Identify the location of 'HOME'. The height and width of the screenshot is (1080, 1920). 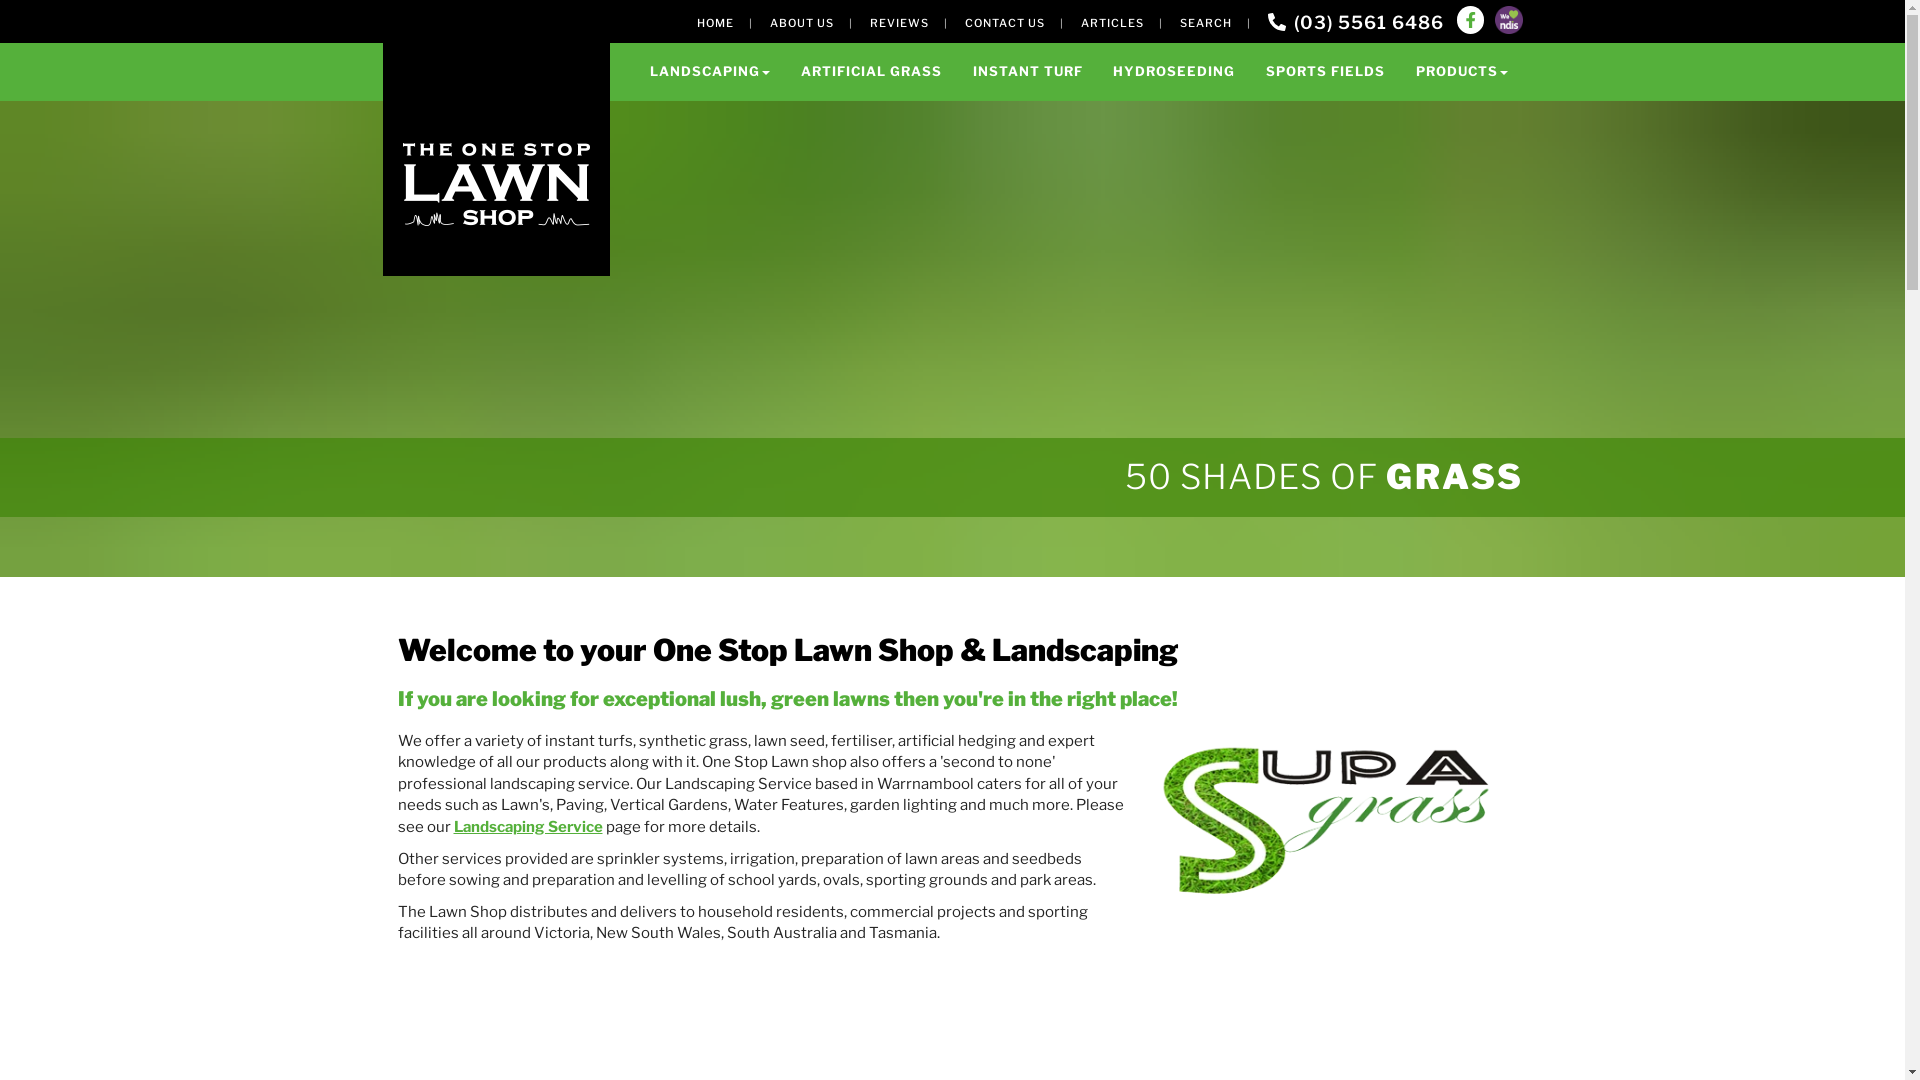
(714, 23).